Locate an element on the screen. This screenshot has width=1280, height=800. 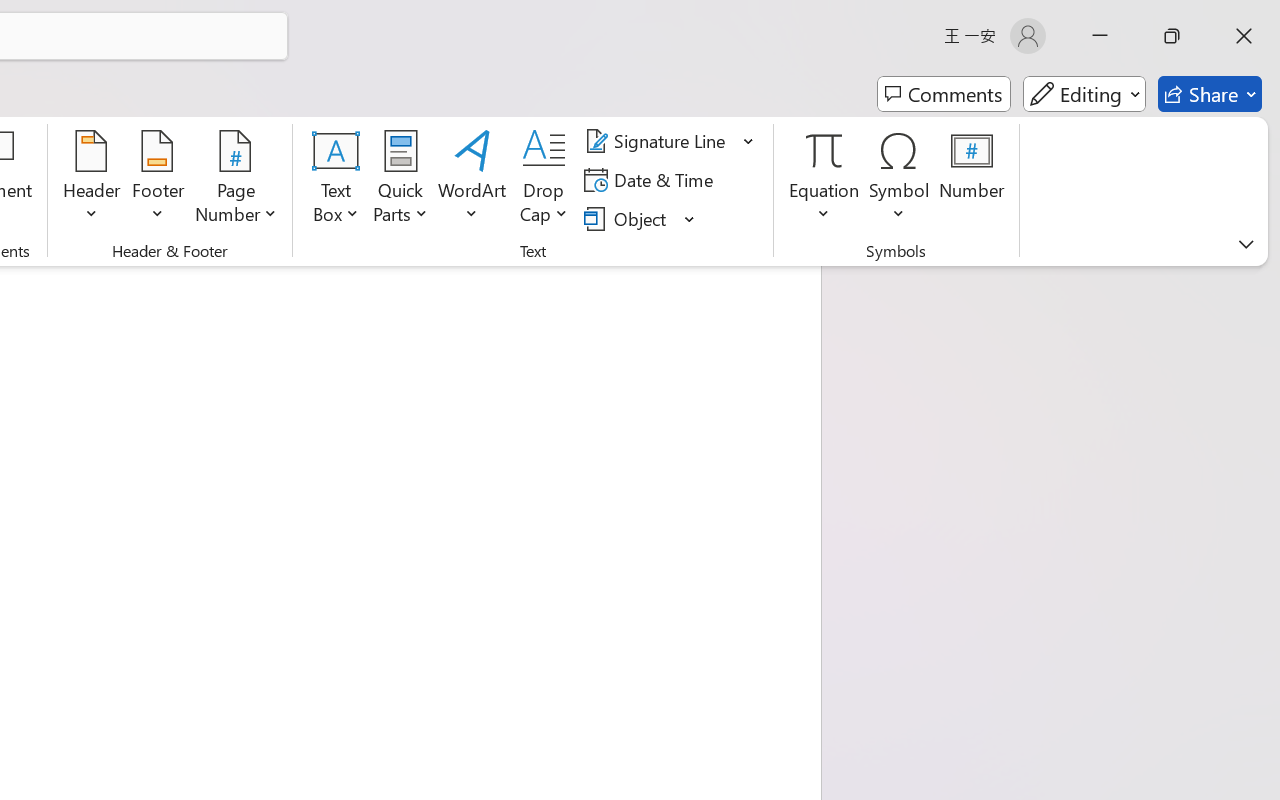
'Share' is located at coordinates (1209, 94).